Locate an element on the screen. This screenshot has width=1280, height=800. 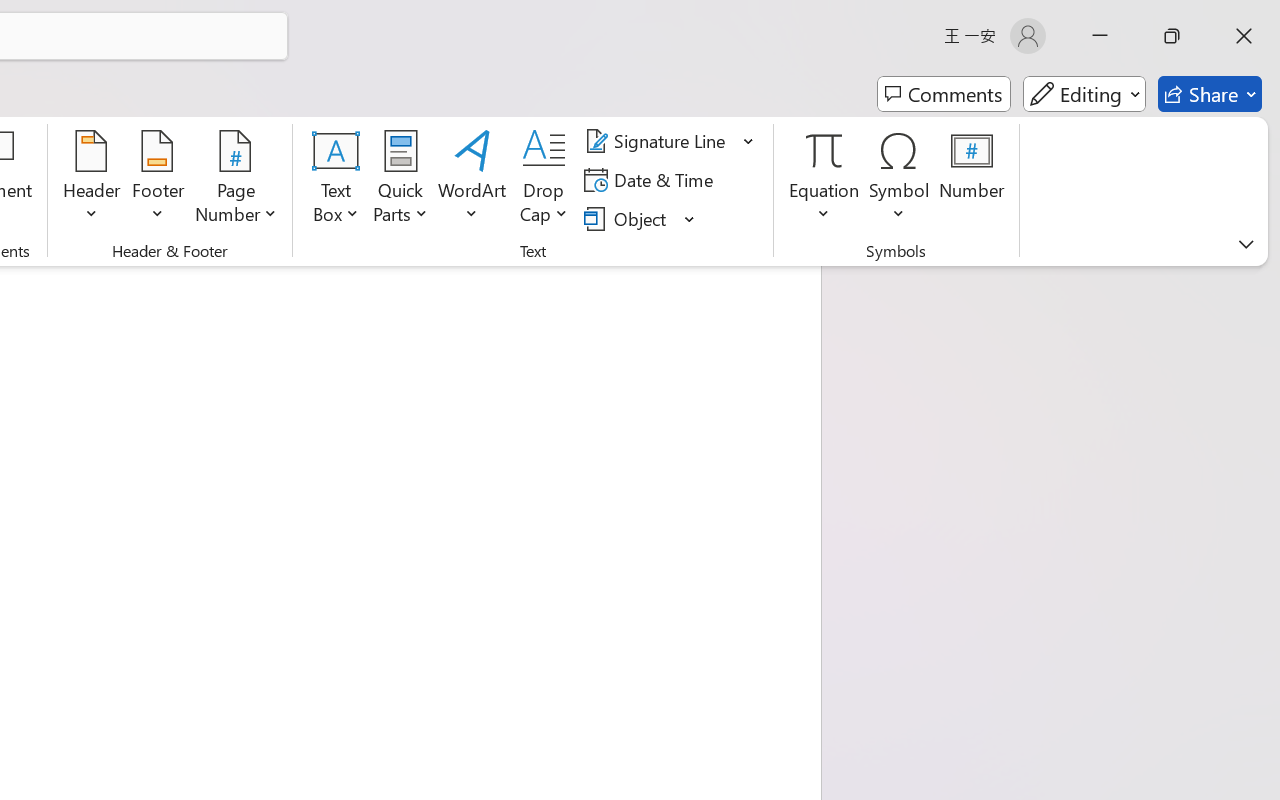
'Share' is located at coordinates (1209, 94).